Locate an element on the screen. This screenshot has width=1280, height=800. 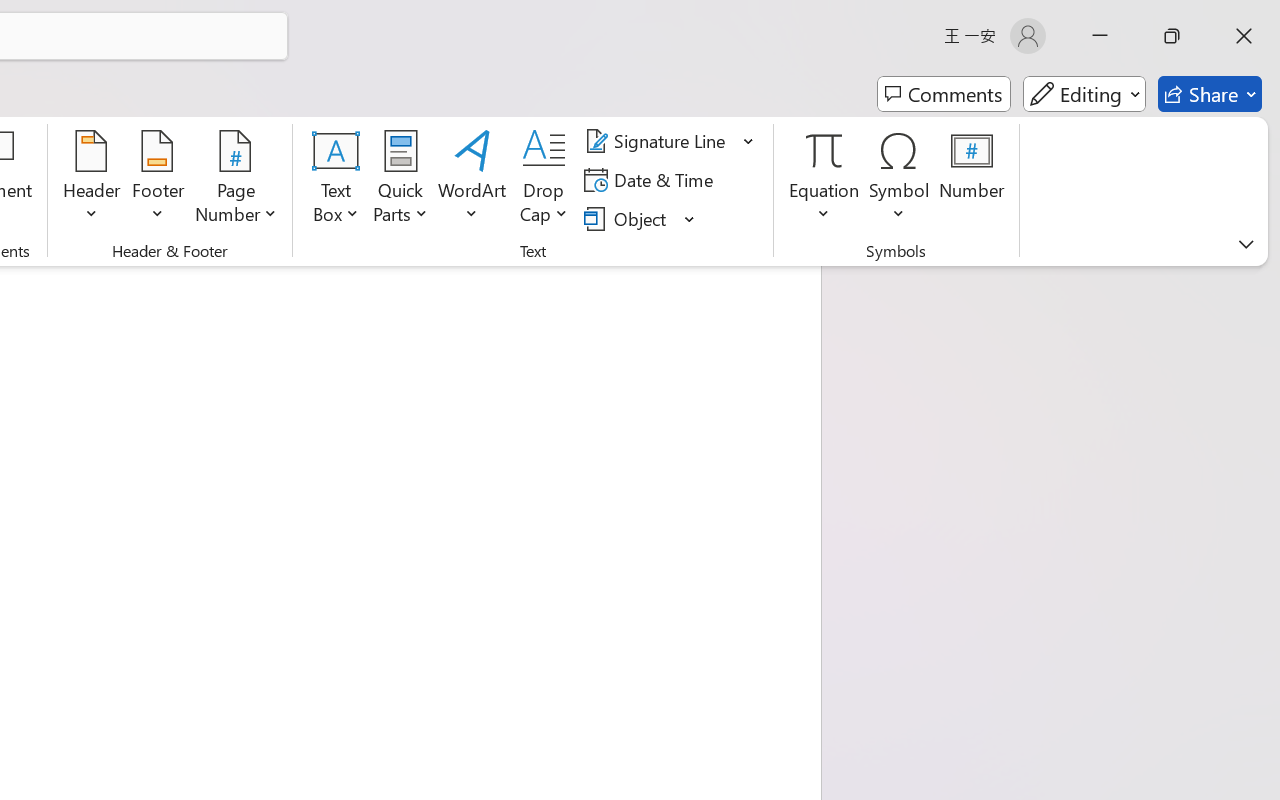
'Share' is located at coordinates (1209, 94).